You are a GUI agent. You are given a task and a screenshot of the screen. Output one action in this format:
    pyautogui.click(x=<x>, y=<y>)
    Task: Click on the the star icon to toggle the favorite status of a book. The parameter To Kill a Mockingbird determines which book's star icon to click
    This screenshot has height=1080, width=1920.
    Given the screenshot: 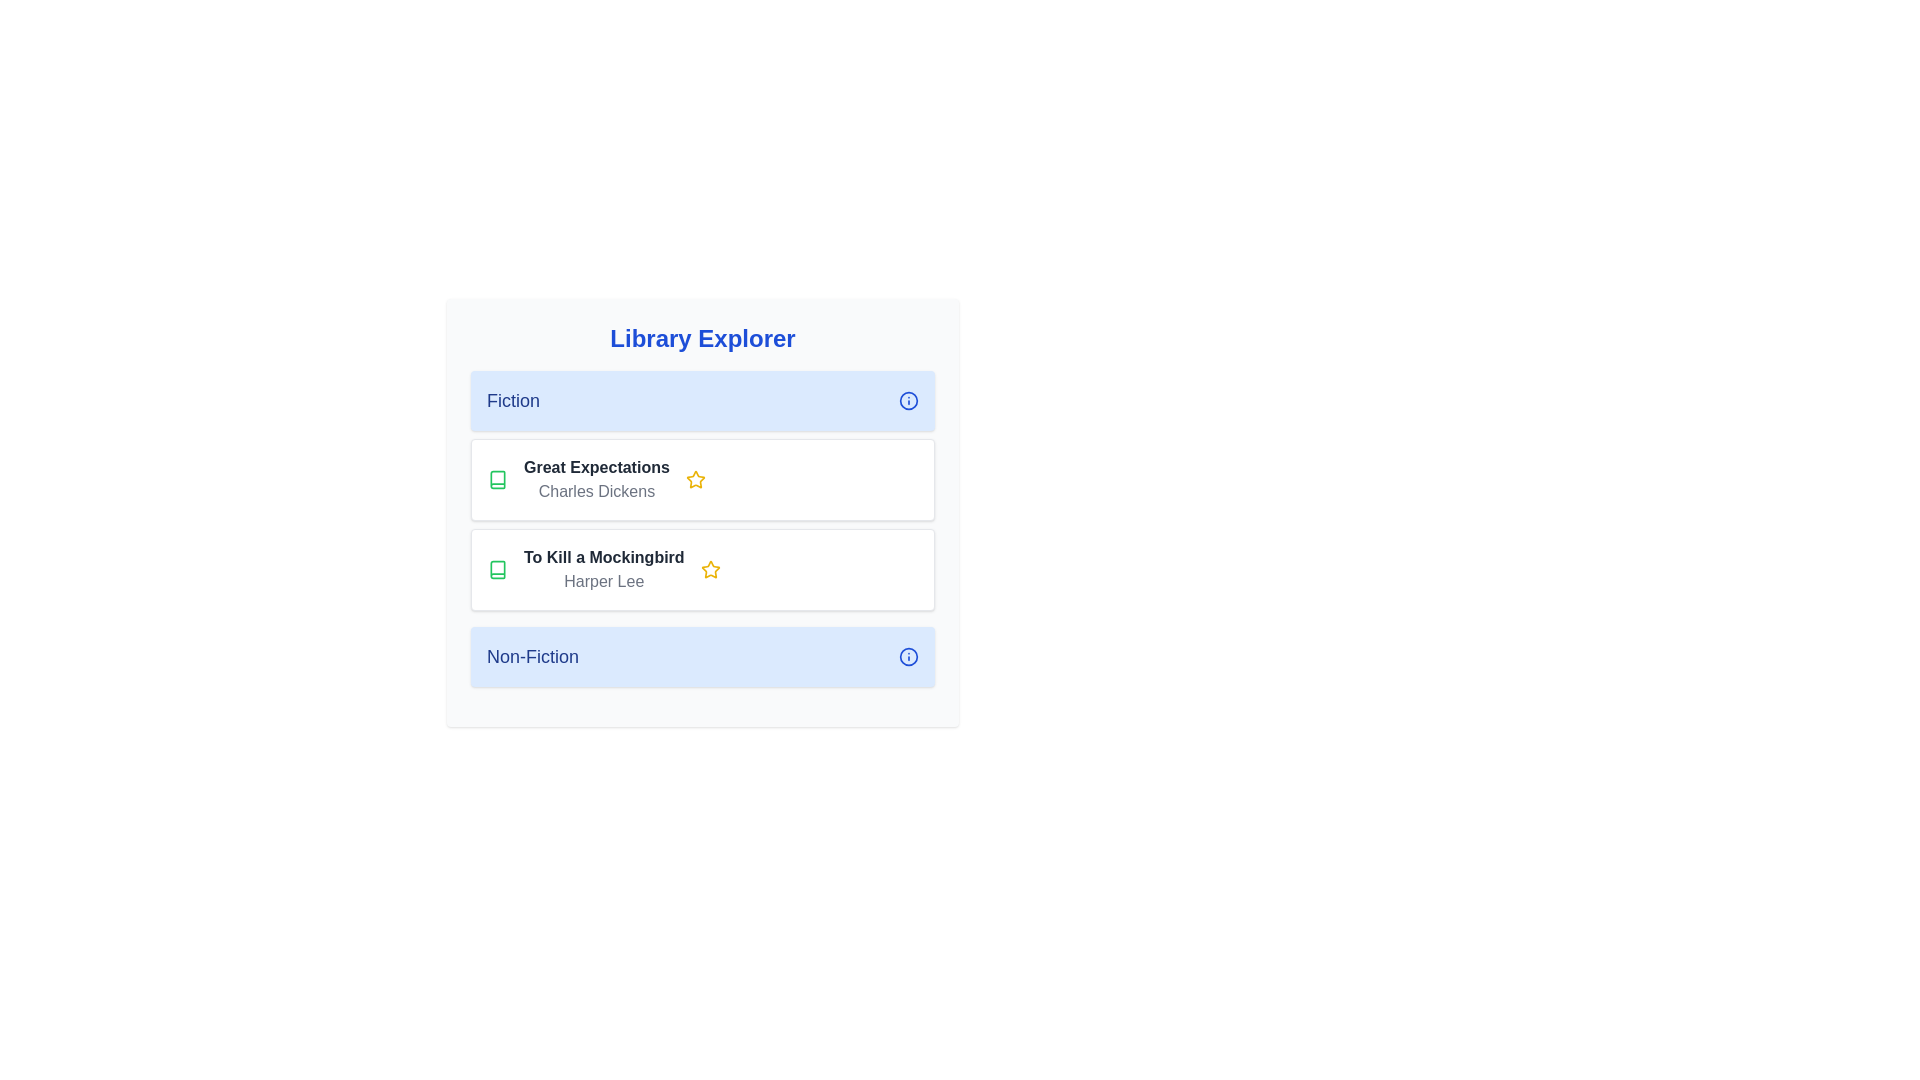 What is the action you would take?
    pyautogui.click(x=710, y=570)
    